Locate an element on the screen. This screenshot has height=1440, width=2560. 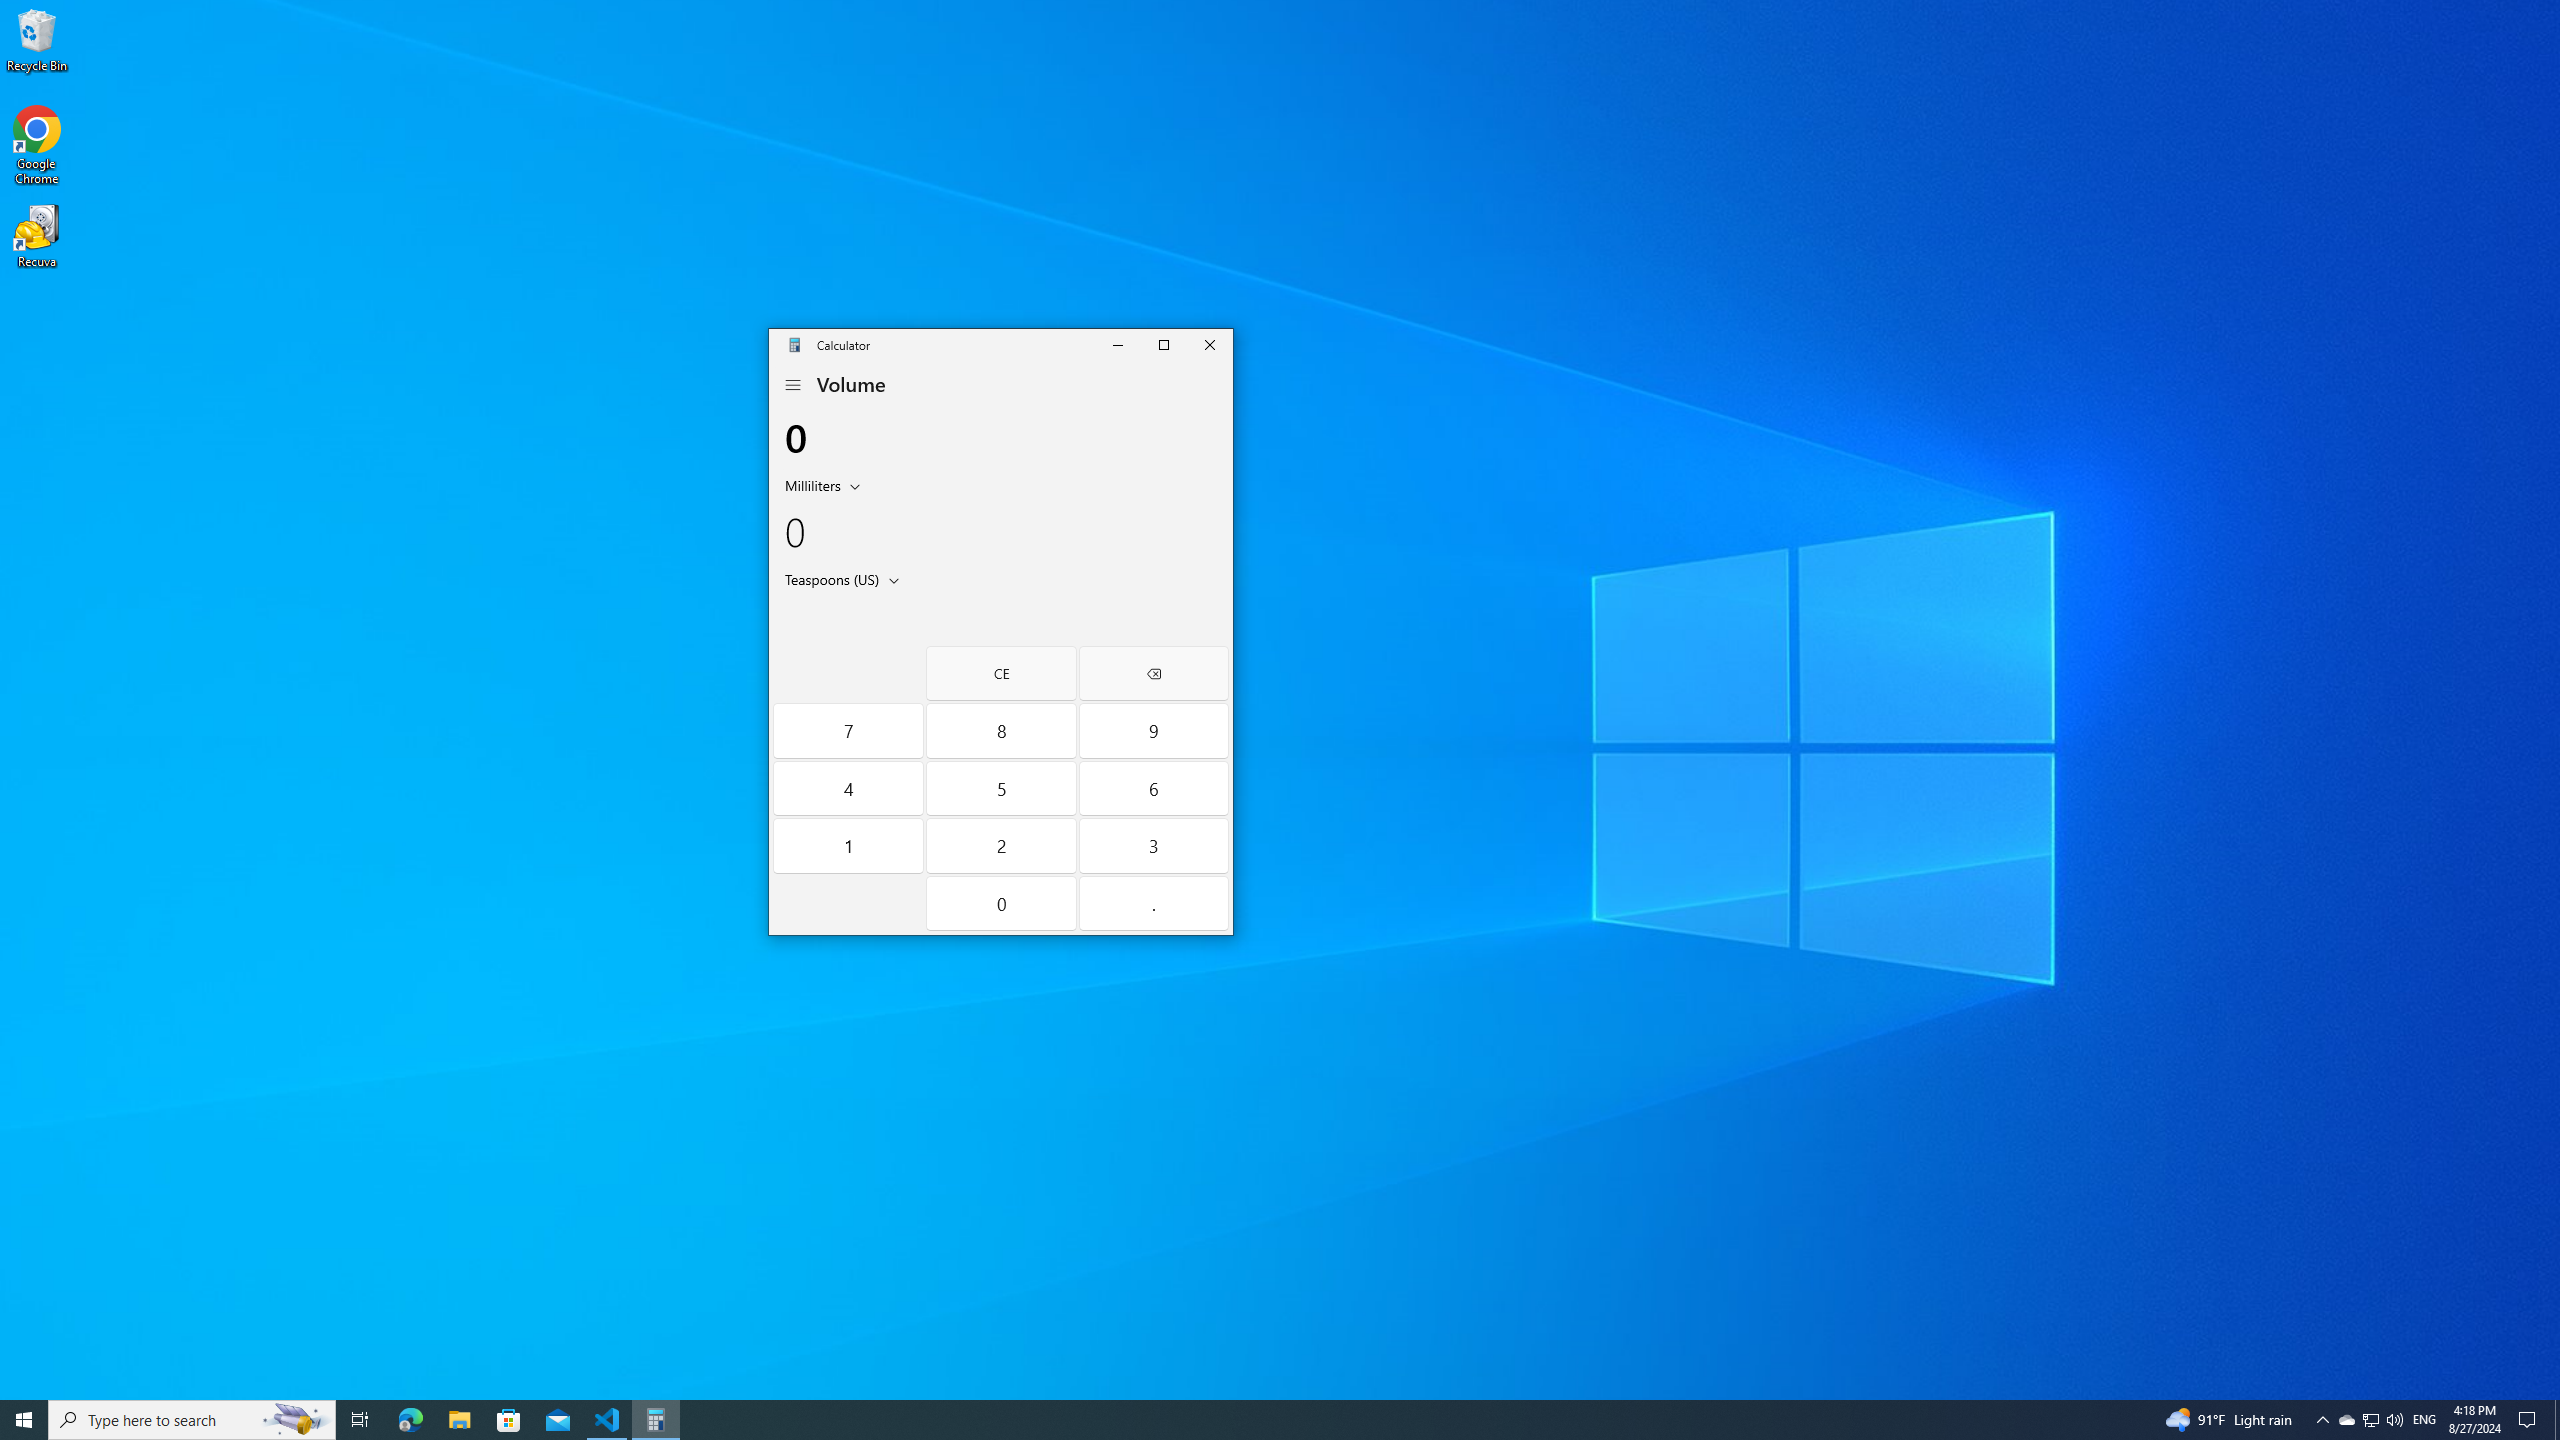
'Decimal separator' is located at coordinates (1153, 903).